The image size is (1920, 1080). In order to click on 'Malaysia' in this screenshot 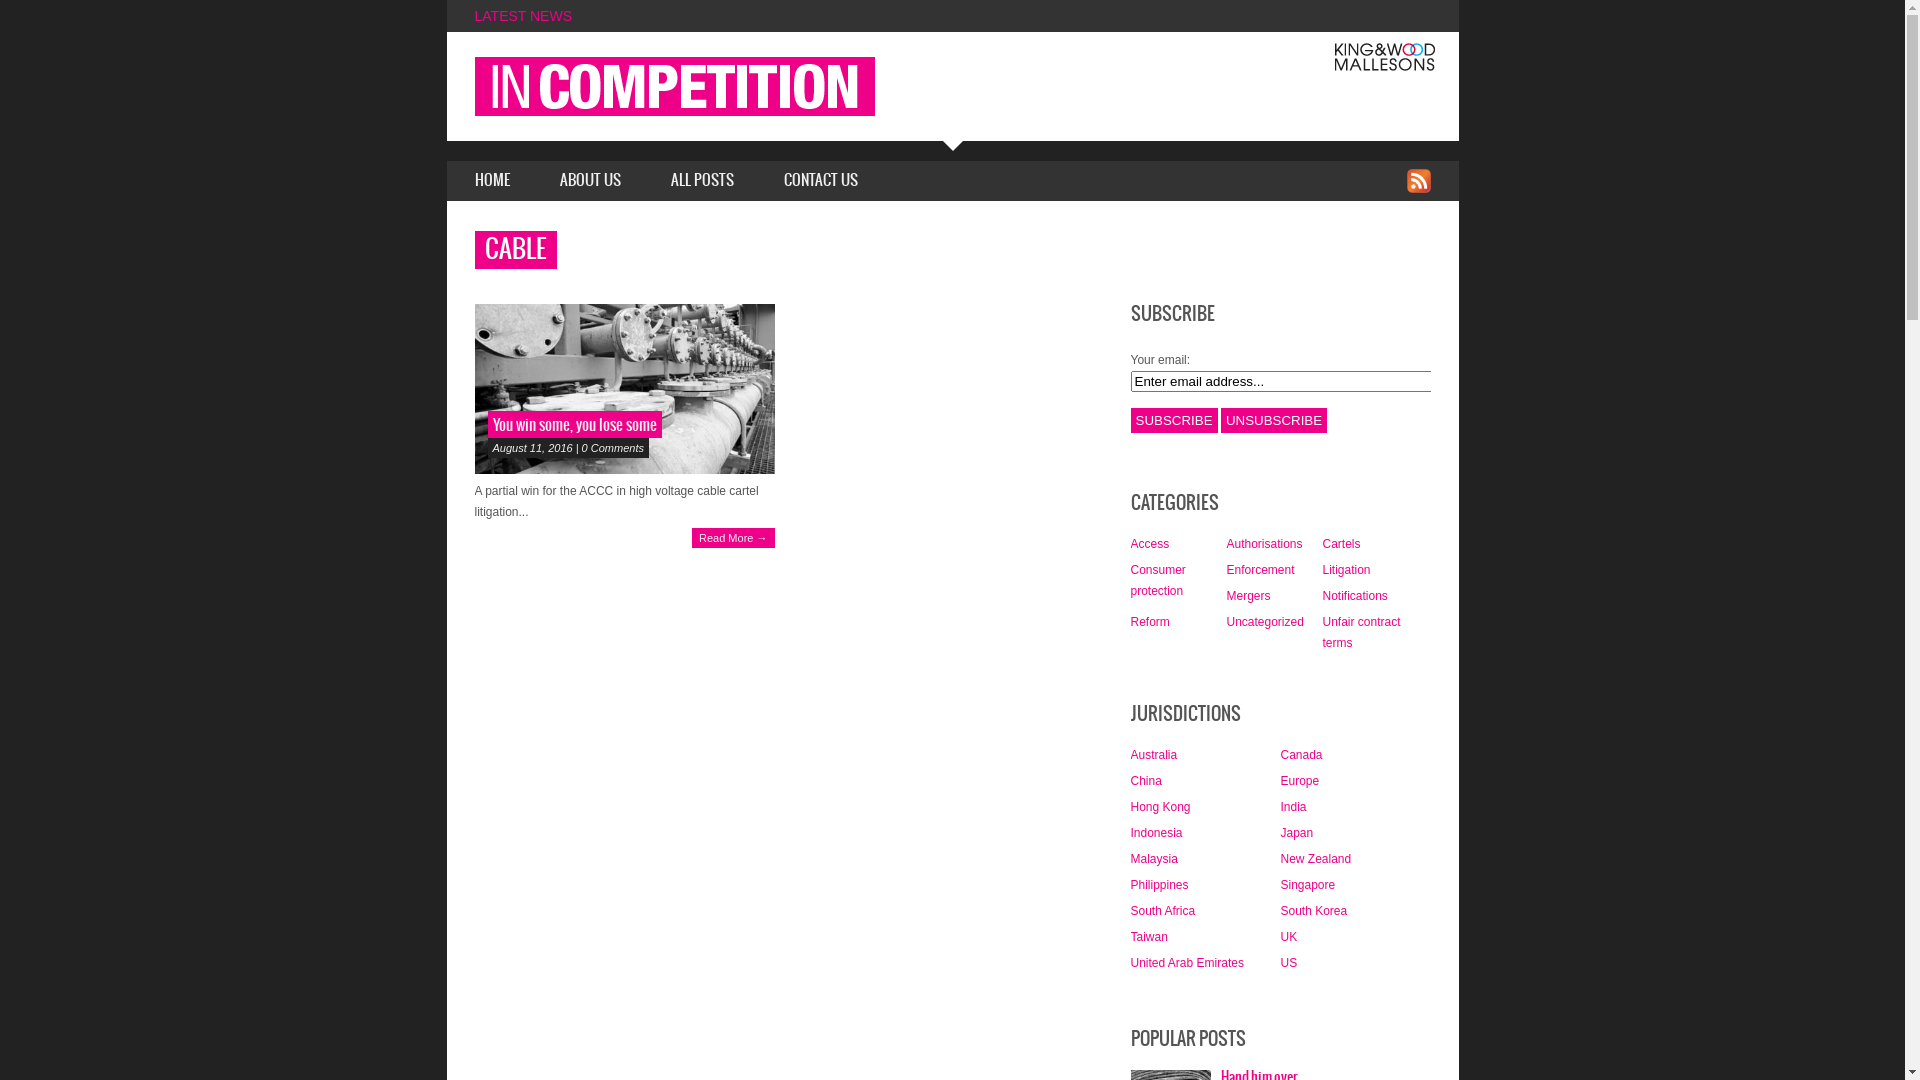, I will do `click(1129, 858)`.